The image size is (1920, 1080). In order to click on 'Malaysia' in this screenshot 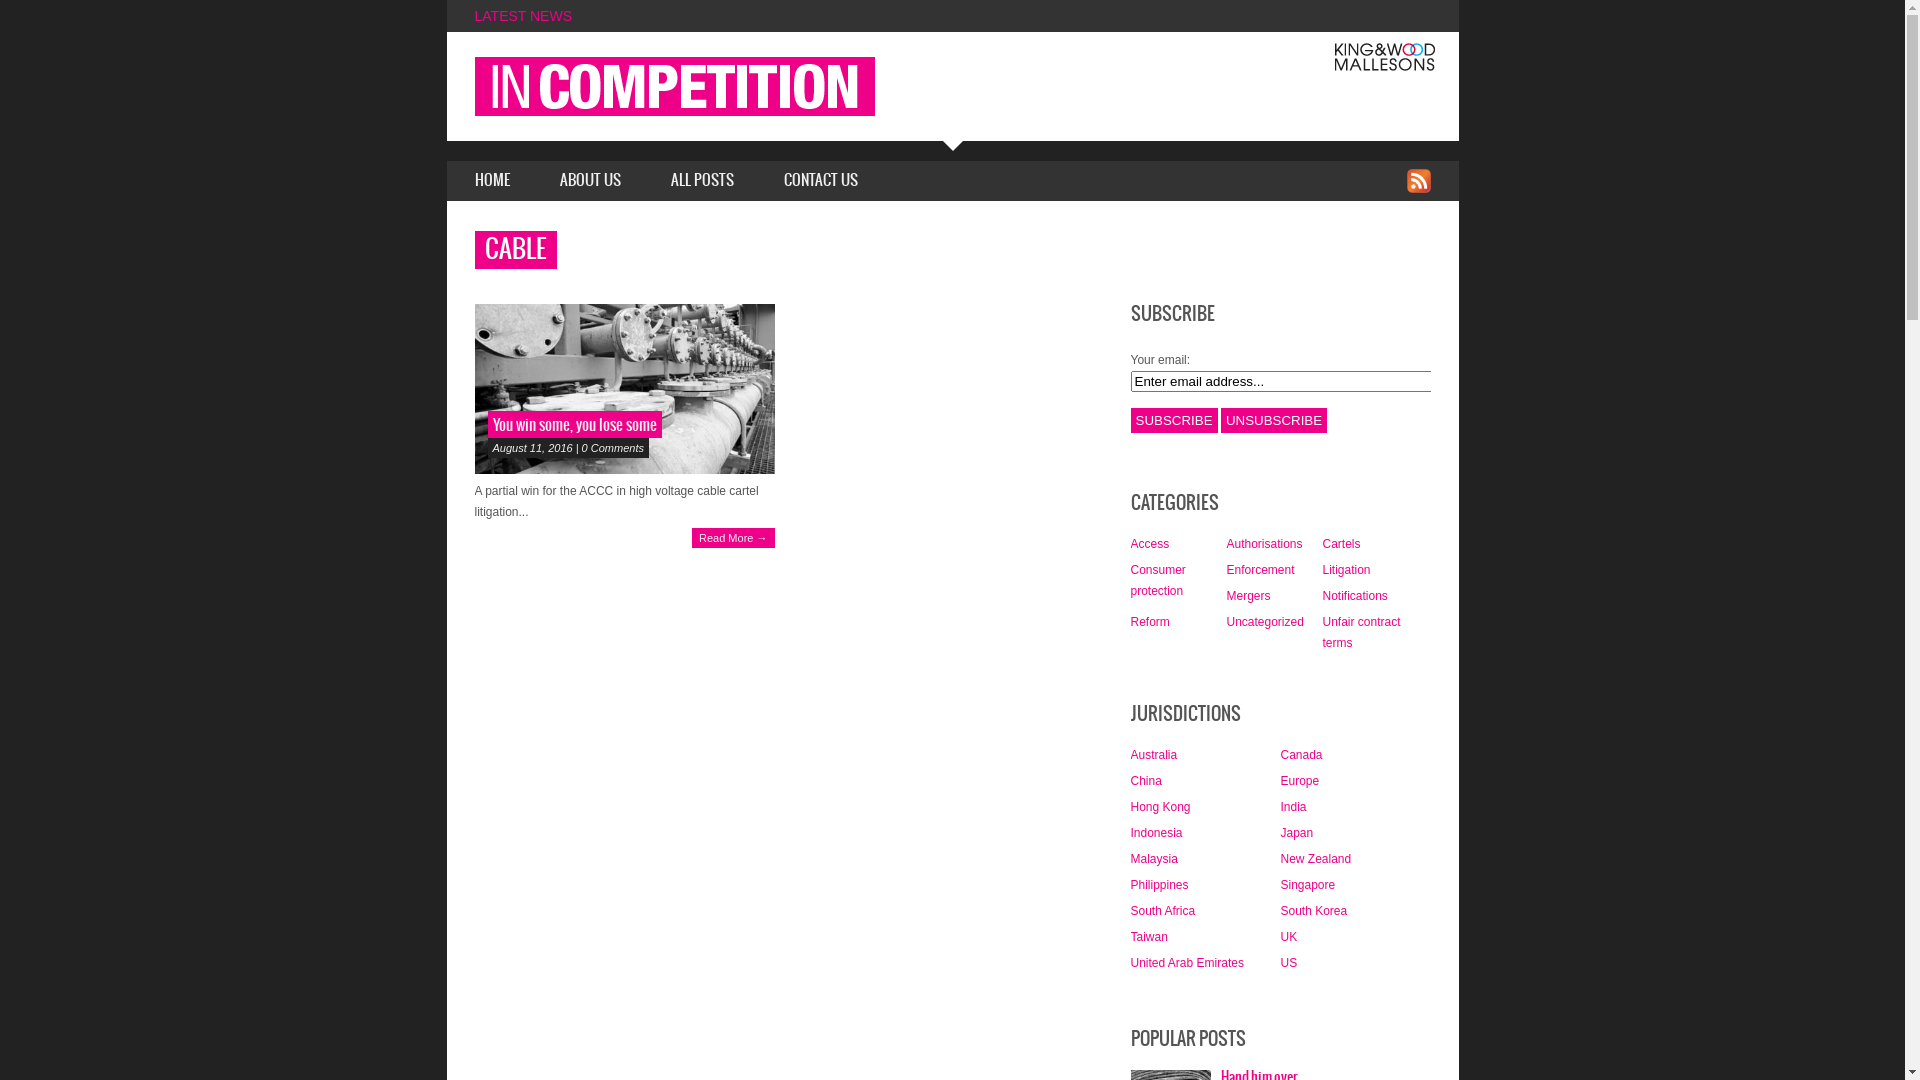, I will do `click(1129, 858)`.